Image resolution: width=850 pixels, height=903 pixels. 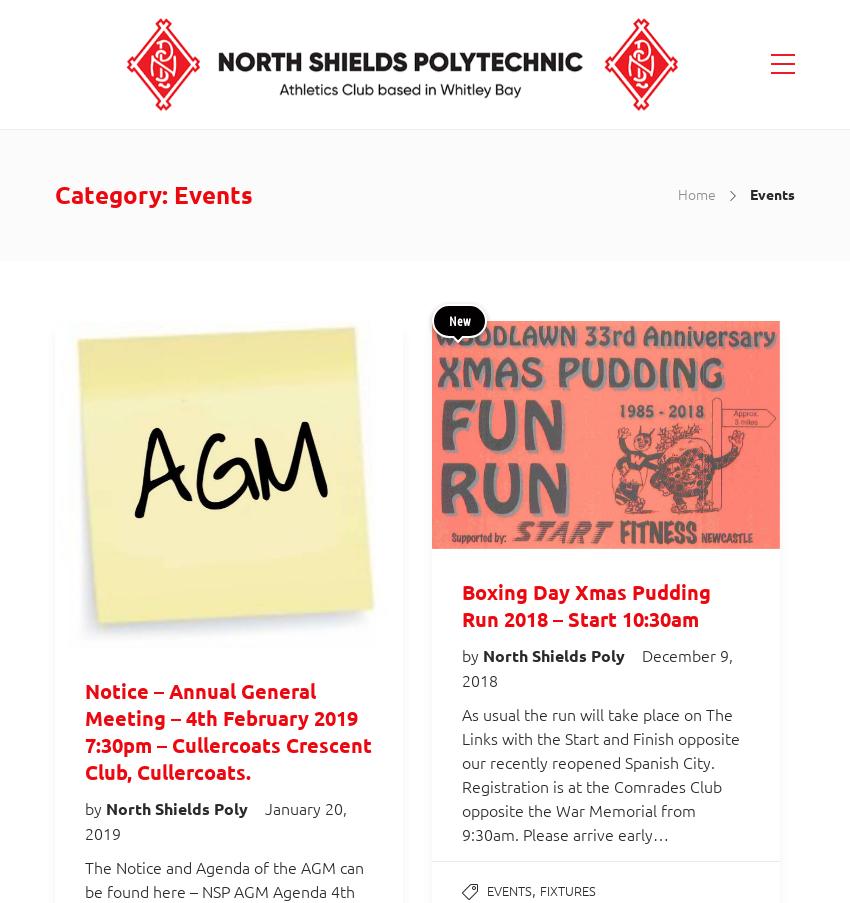 I want to click on 'Home', so click(x=696, y=192).